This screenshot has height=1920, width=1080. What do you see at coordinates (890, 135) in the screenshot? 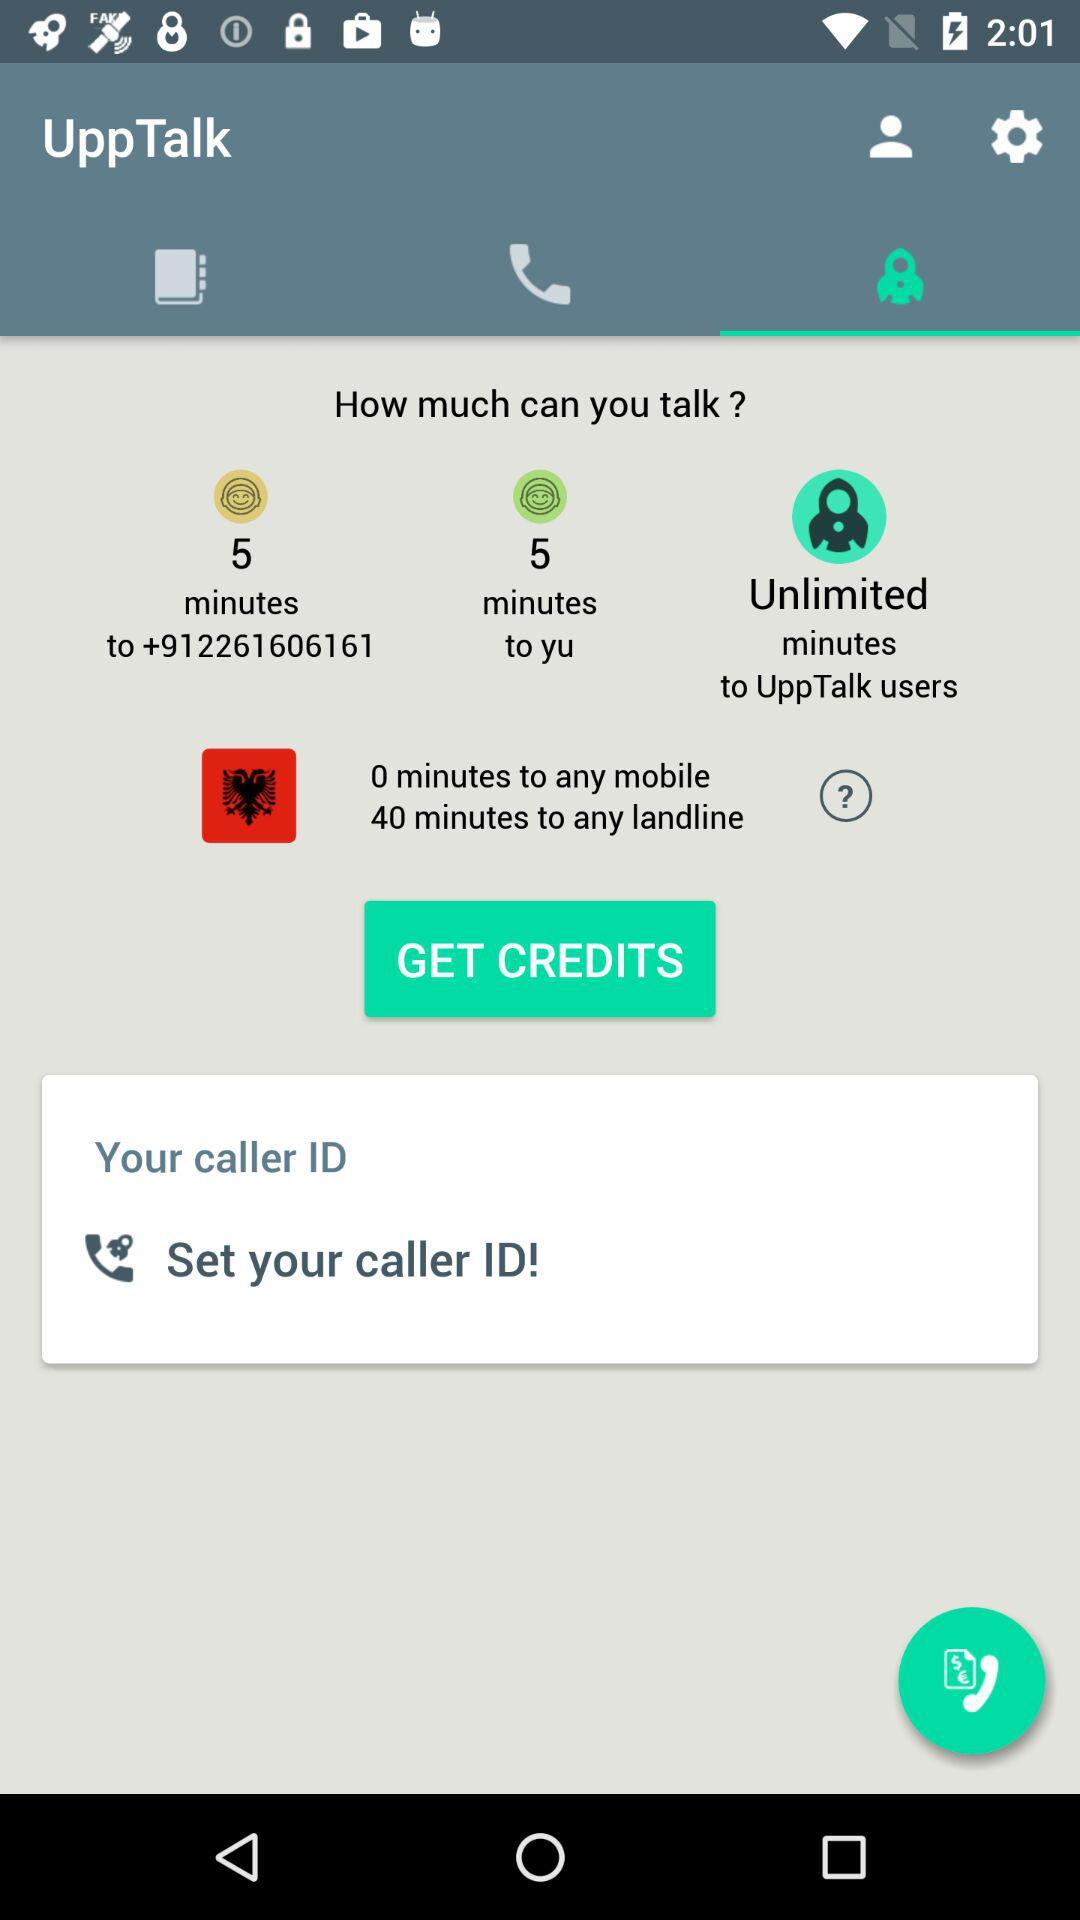
I see `the app to the right of upptalk app` at bounding box center [890, 135].